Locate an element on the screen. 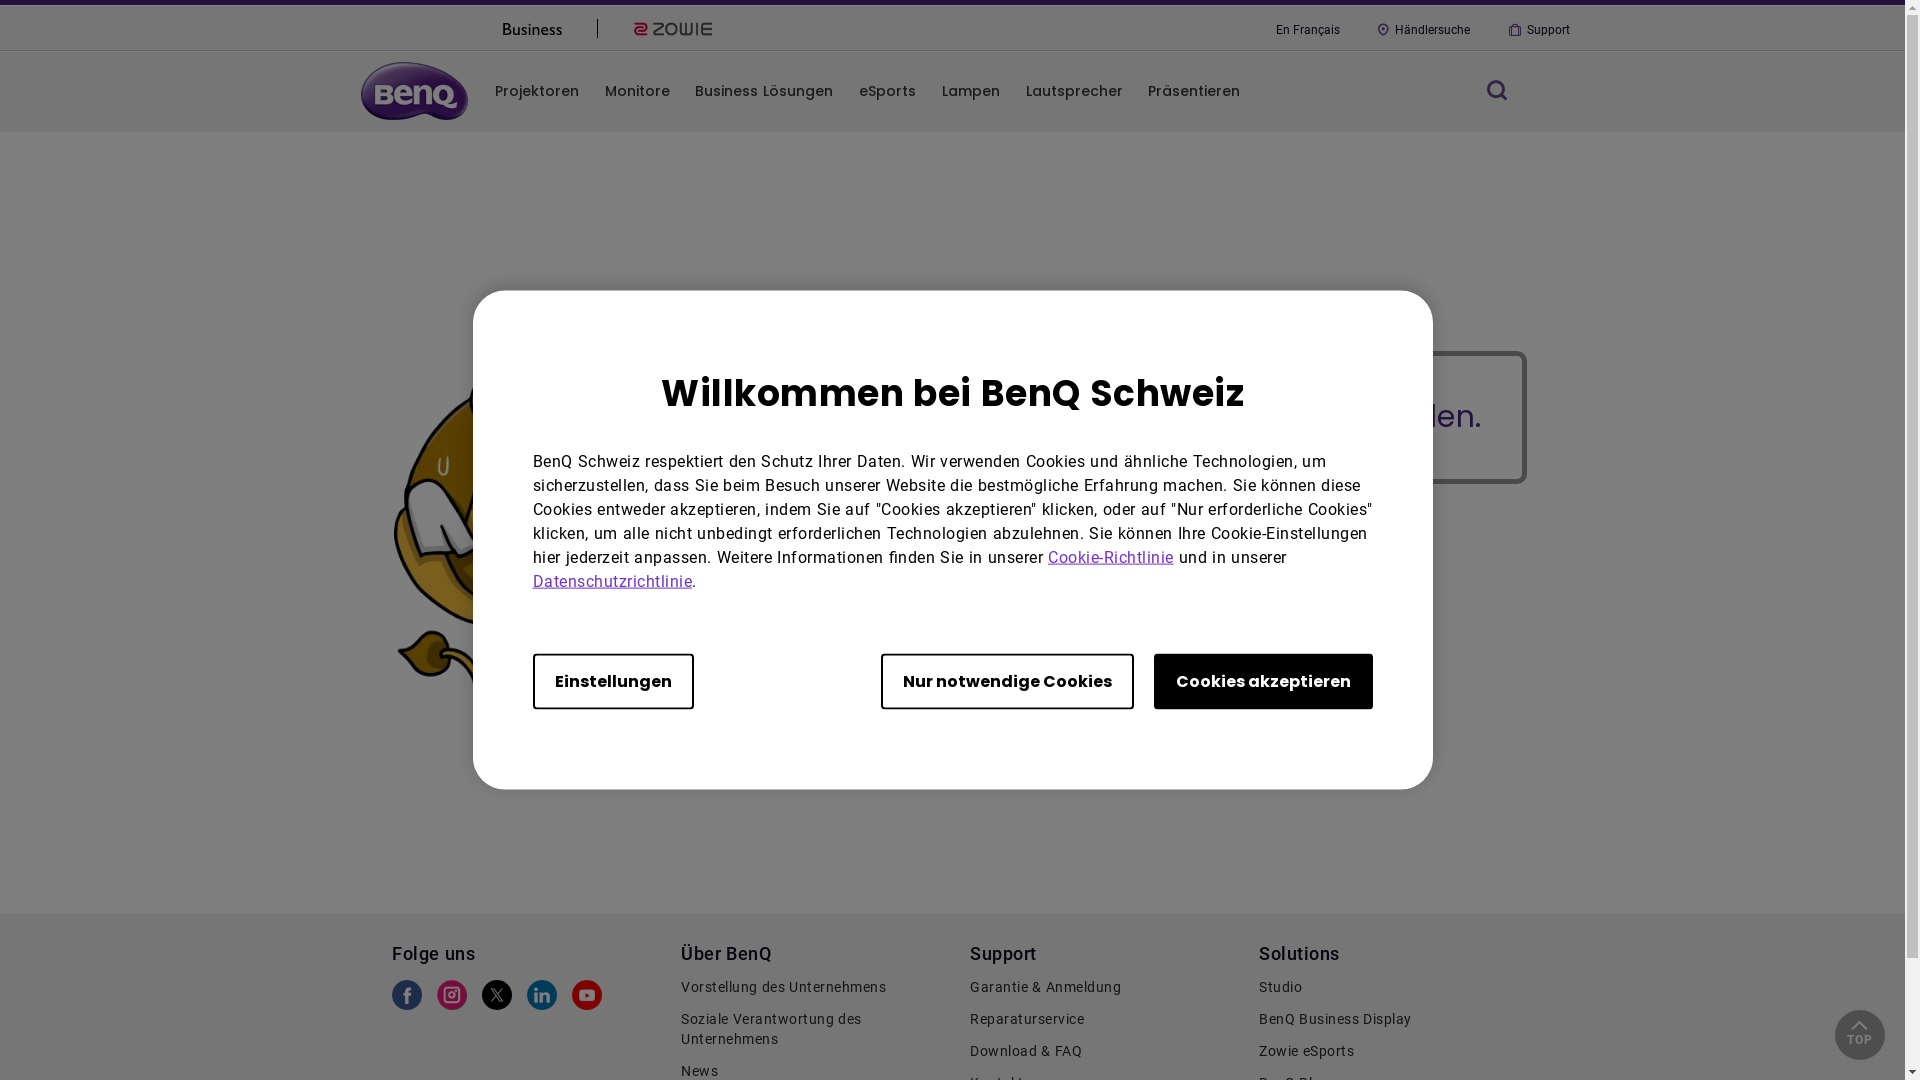 The width and height of the screenshot is (1920, 1080). 'Lautsprecher' is located at coordinates (1013, 91).